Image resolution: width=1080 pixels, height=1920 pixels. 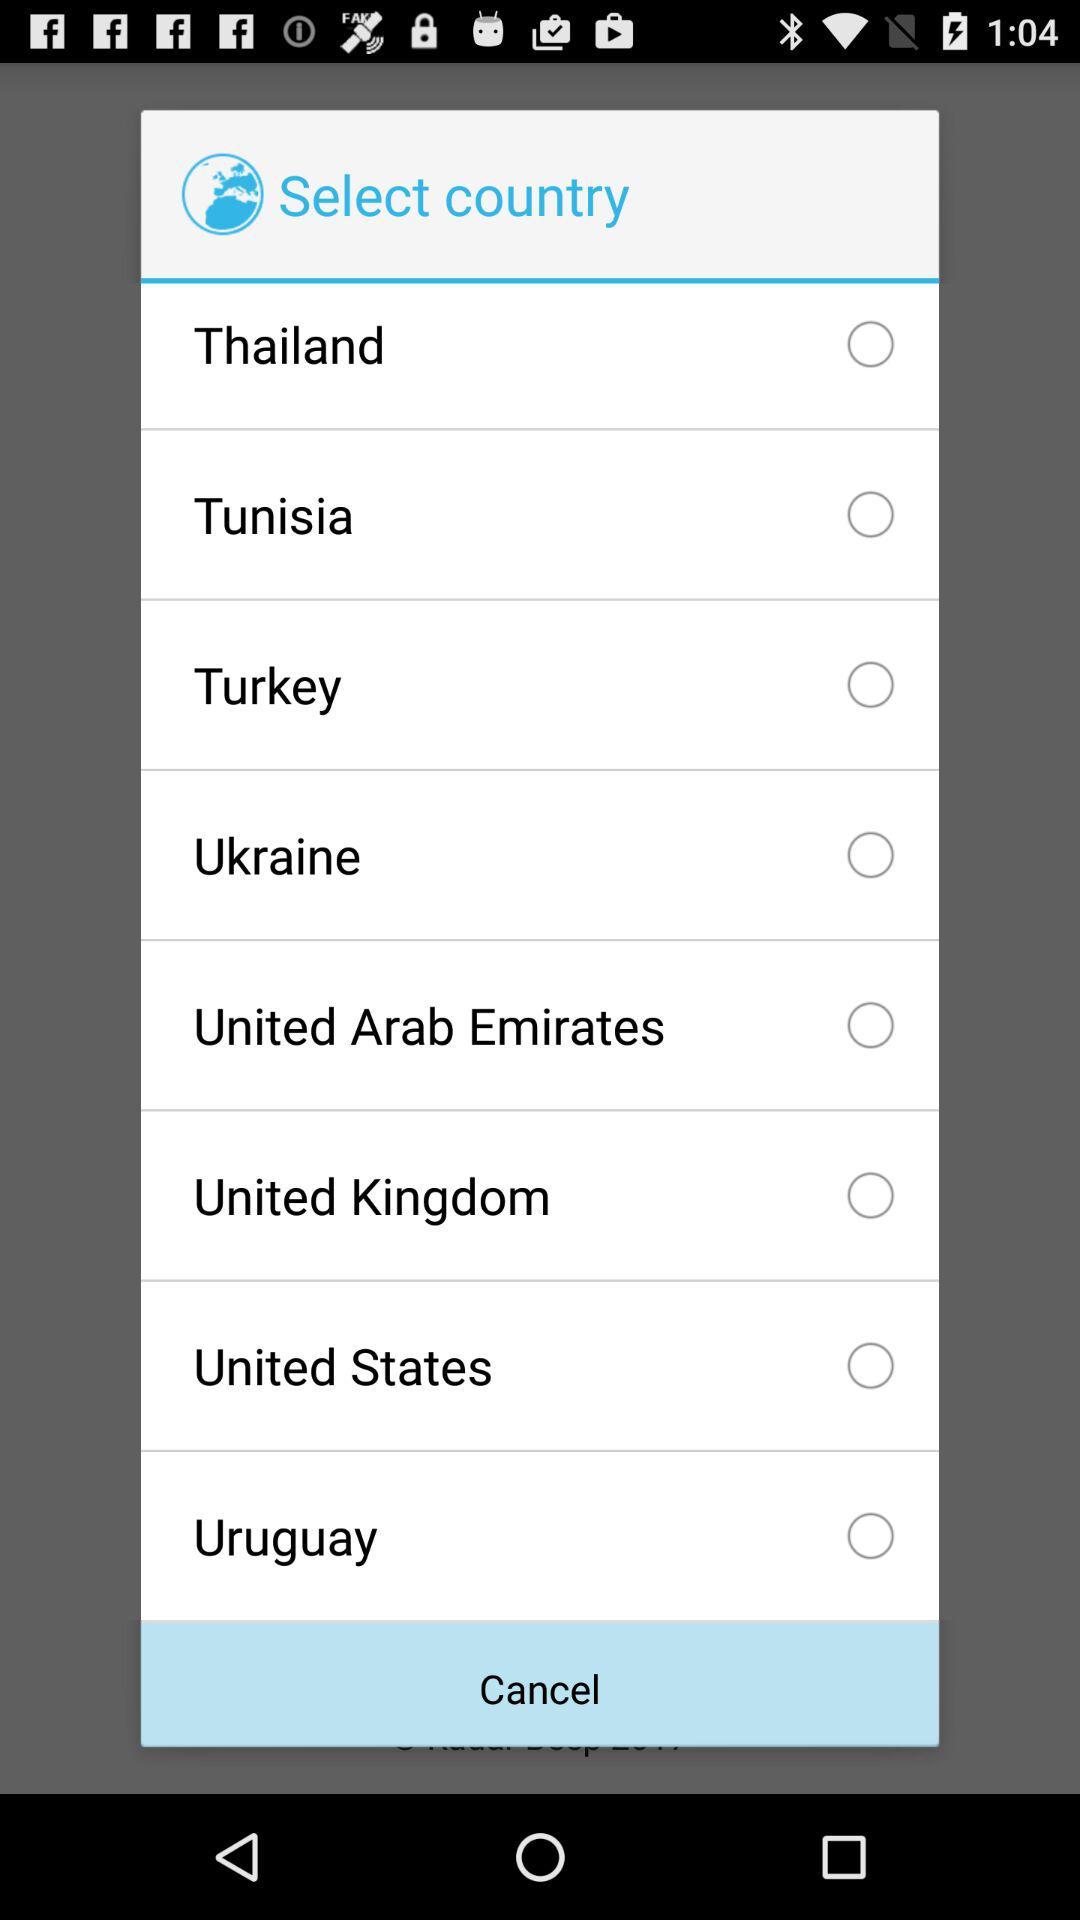 I want to click on cancel button, so click(x=540, y=1683).